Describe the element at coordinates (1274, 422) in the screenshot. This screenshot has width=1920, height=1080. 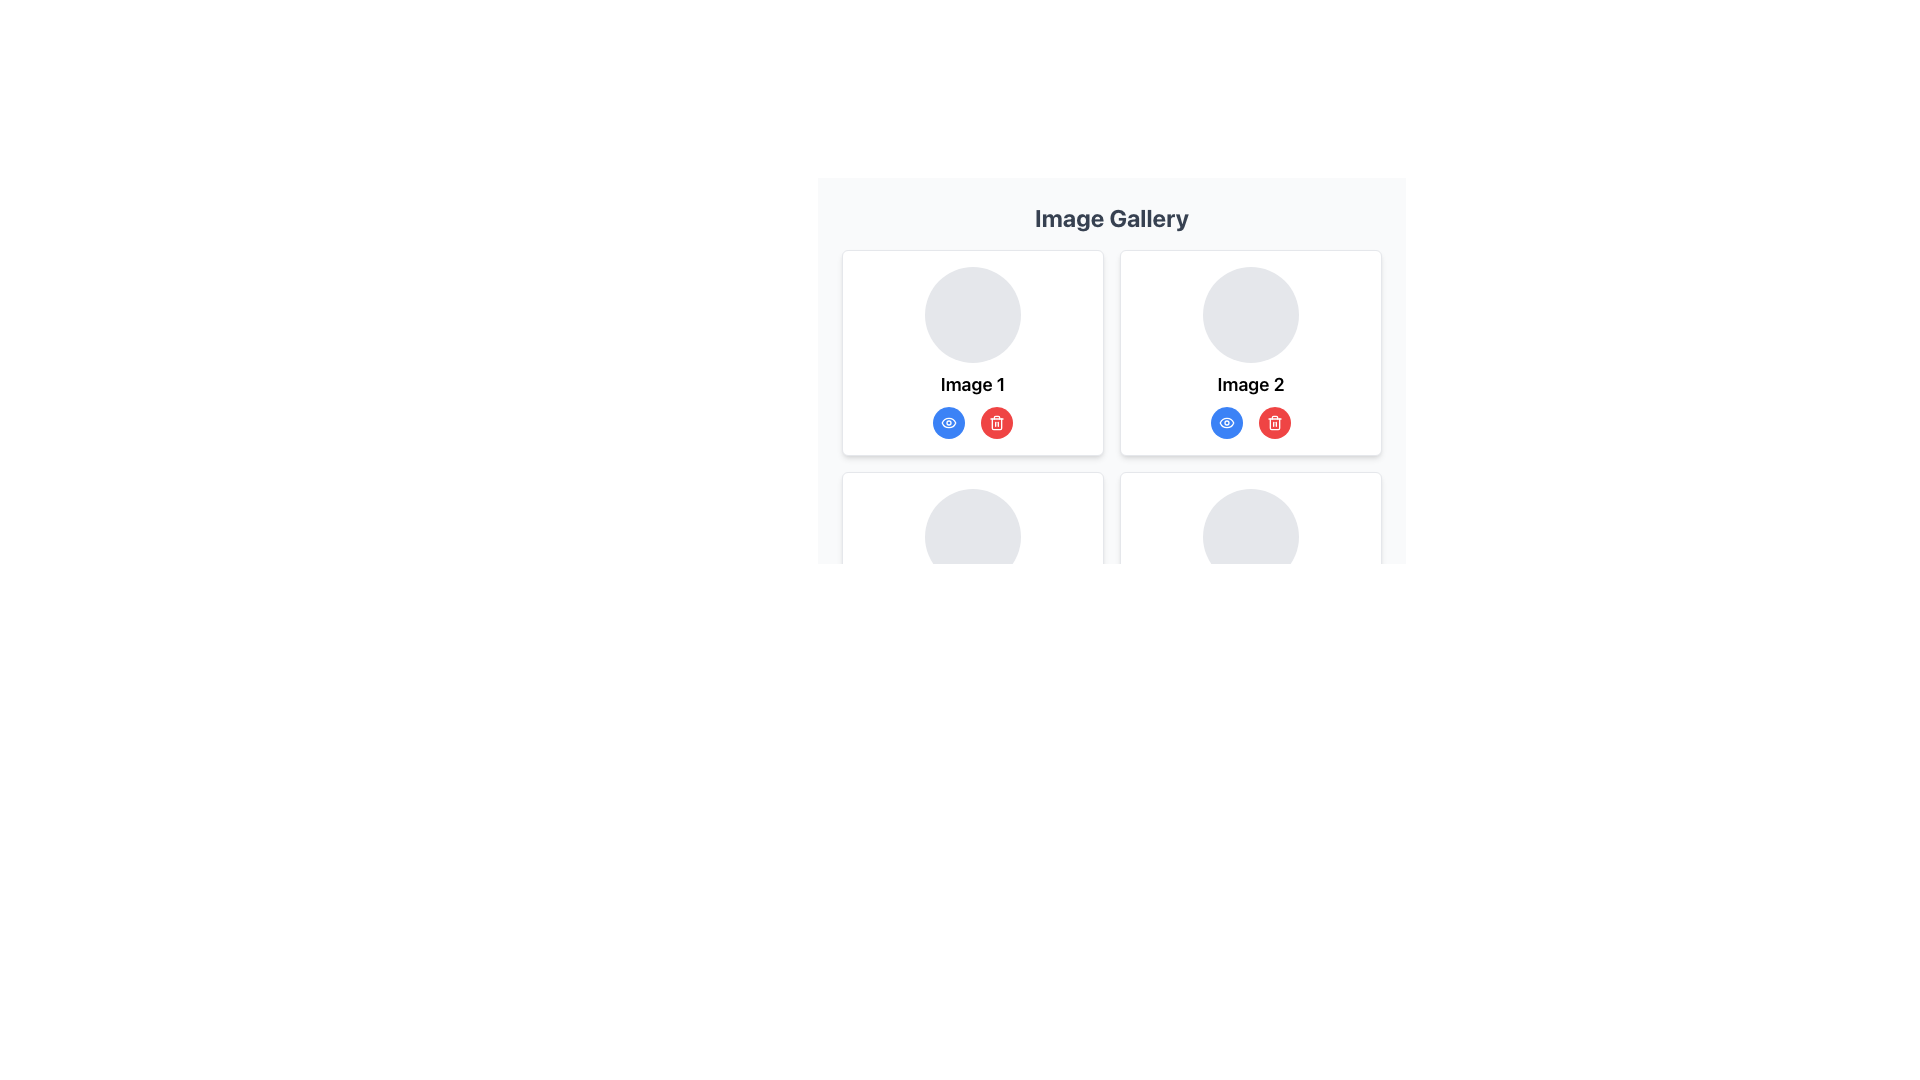
I see `the trash icon button with a red background, located below the second image in the 'Image Gallery' grid` at that location.